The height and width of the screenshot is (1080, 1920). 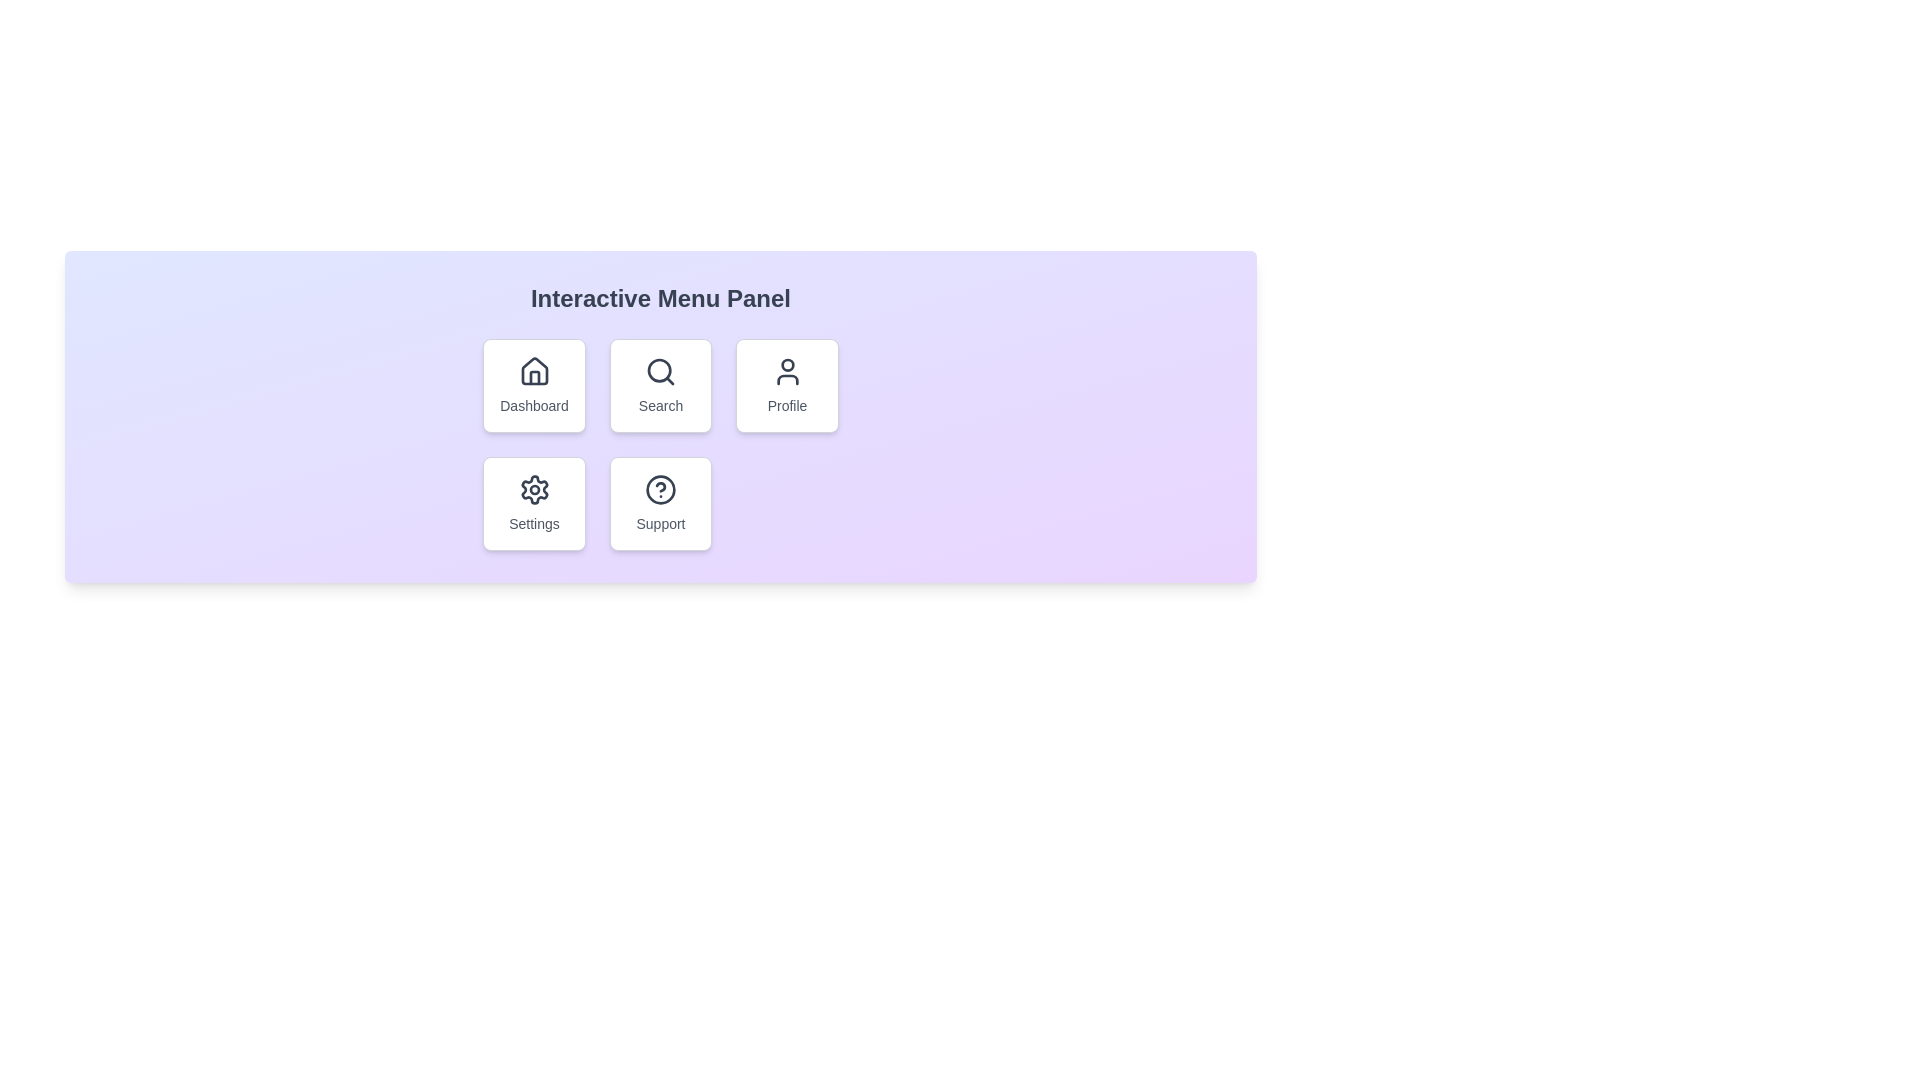 What do you see at coordinates (661, 489) in the screenshot?
I see `the help icon located in the 'Support' section below the 'Interactive Menu Panel'` at bounding box center [661, 489].